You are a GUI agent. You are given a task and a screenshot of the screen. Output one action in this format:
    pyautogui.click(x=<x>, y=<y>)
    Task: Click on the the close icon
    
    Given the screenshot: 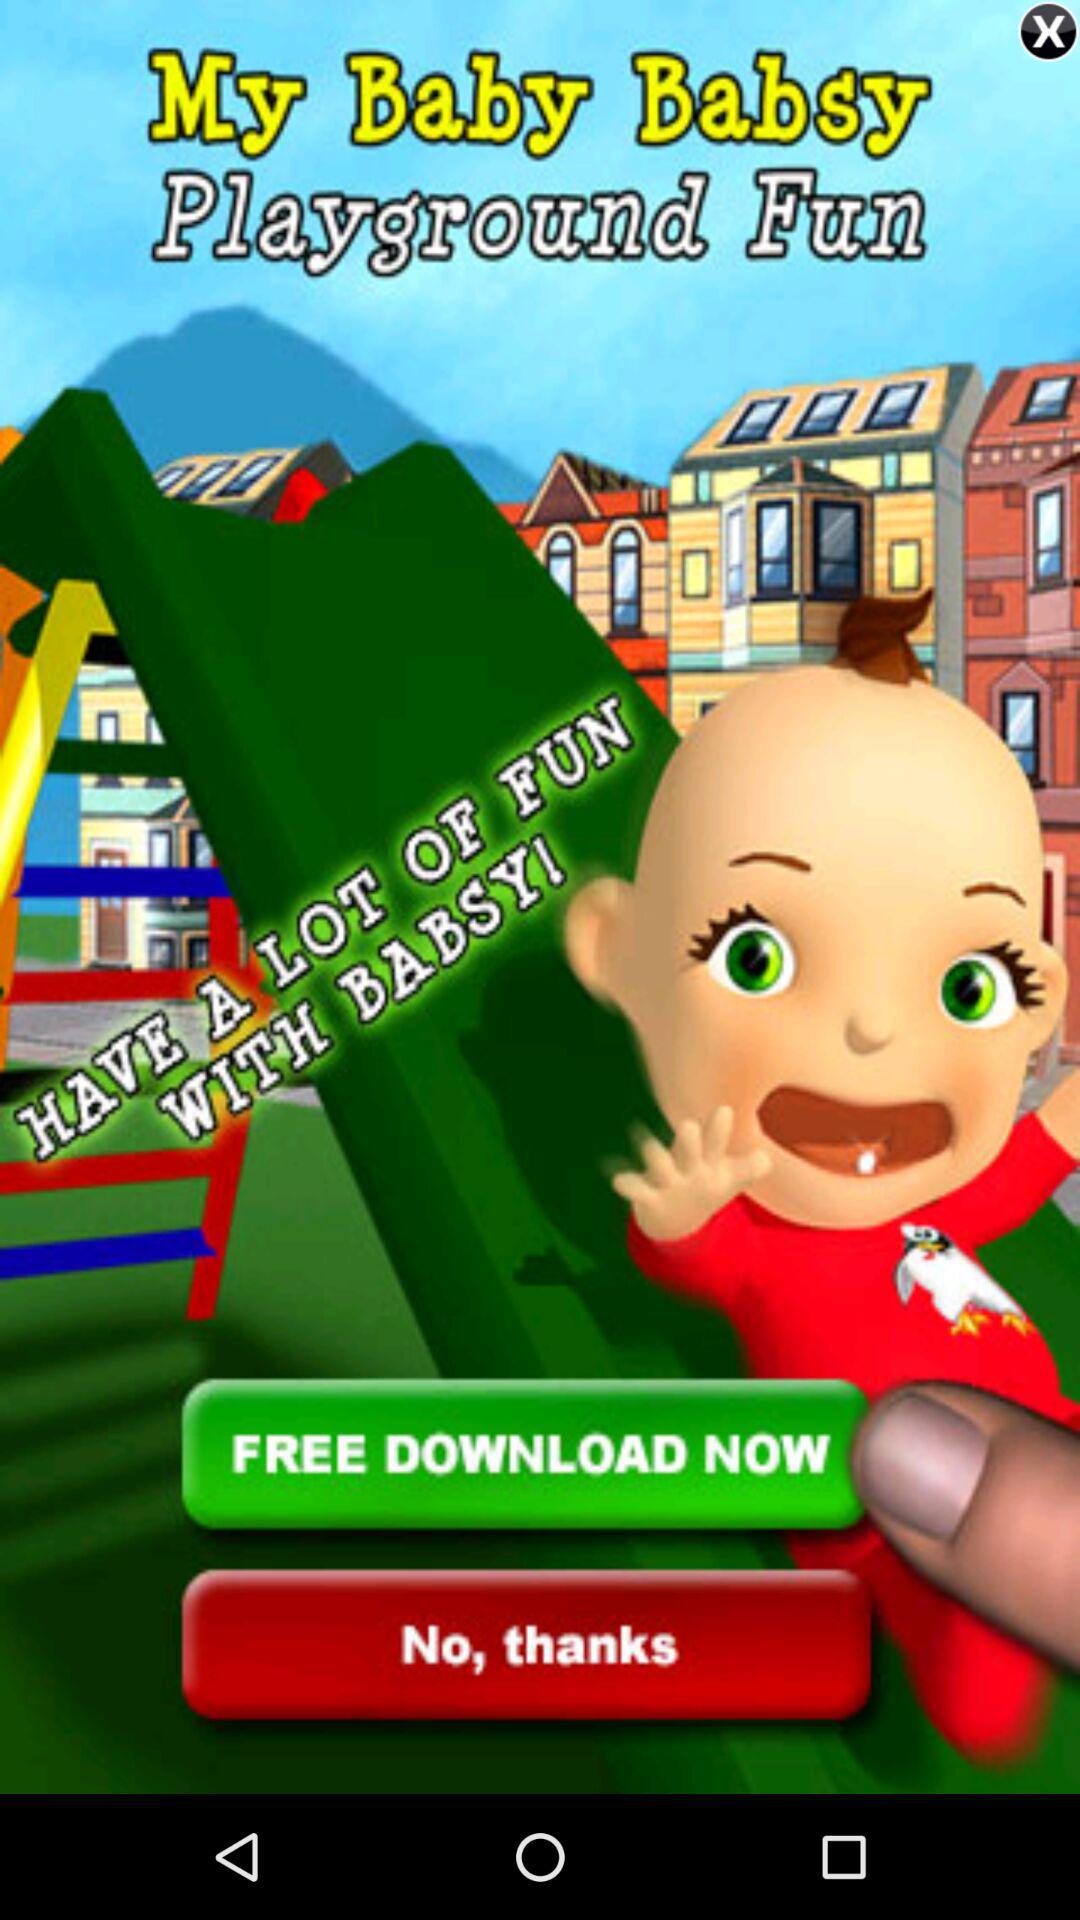 What is the action you would take?
    pyautogui.click(x=1047, y=33)
    